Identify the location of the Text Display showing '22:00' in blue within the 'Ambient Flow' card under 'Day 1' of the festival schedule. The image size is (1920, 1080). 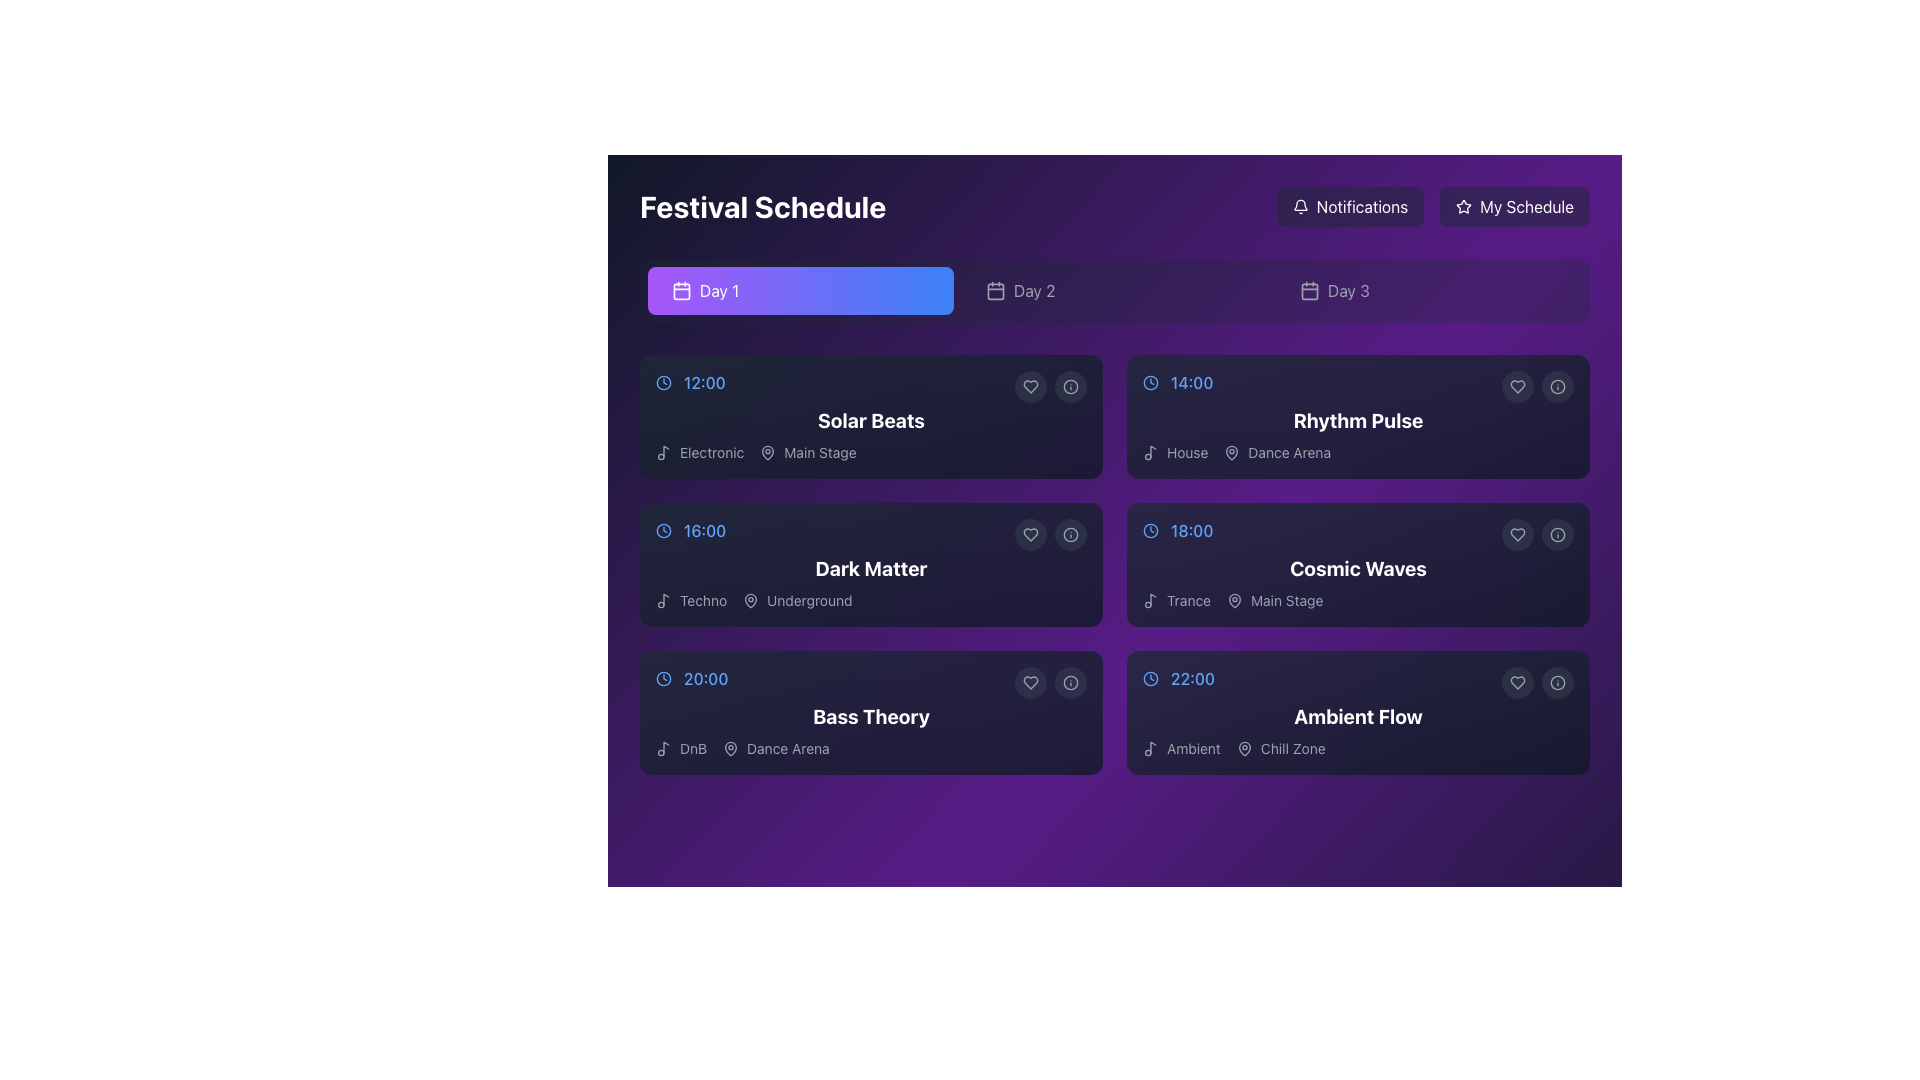
(1192, 677).